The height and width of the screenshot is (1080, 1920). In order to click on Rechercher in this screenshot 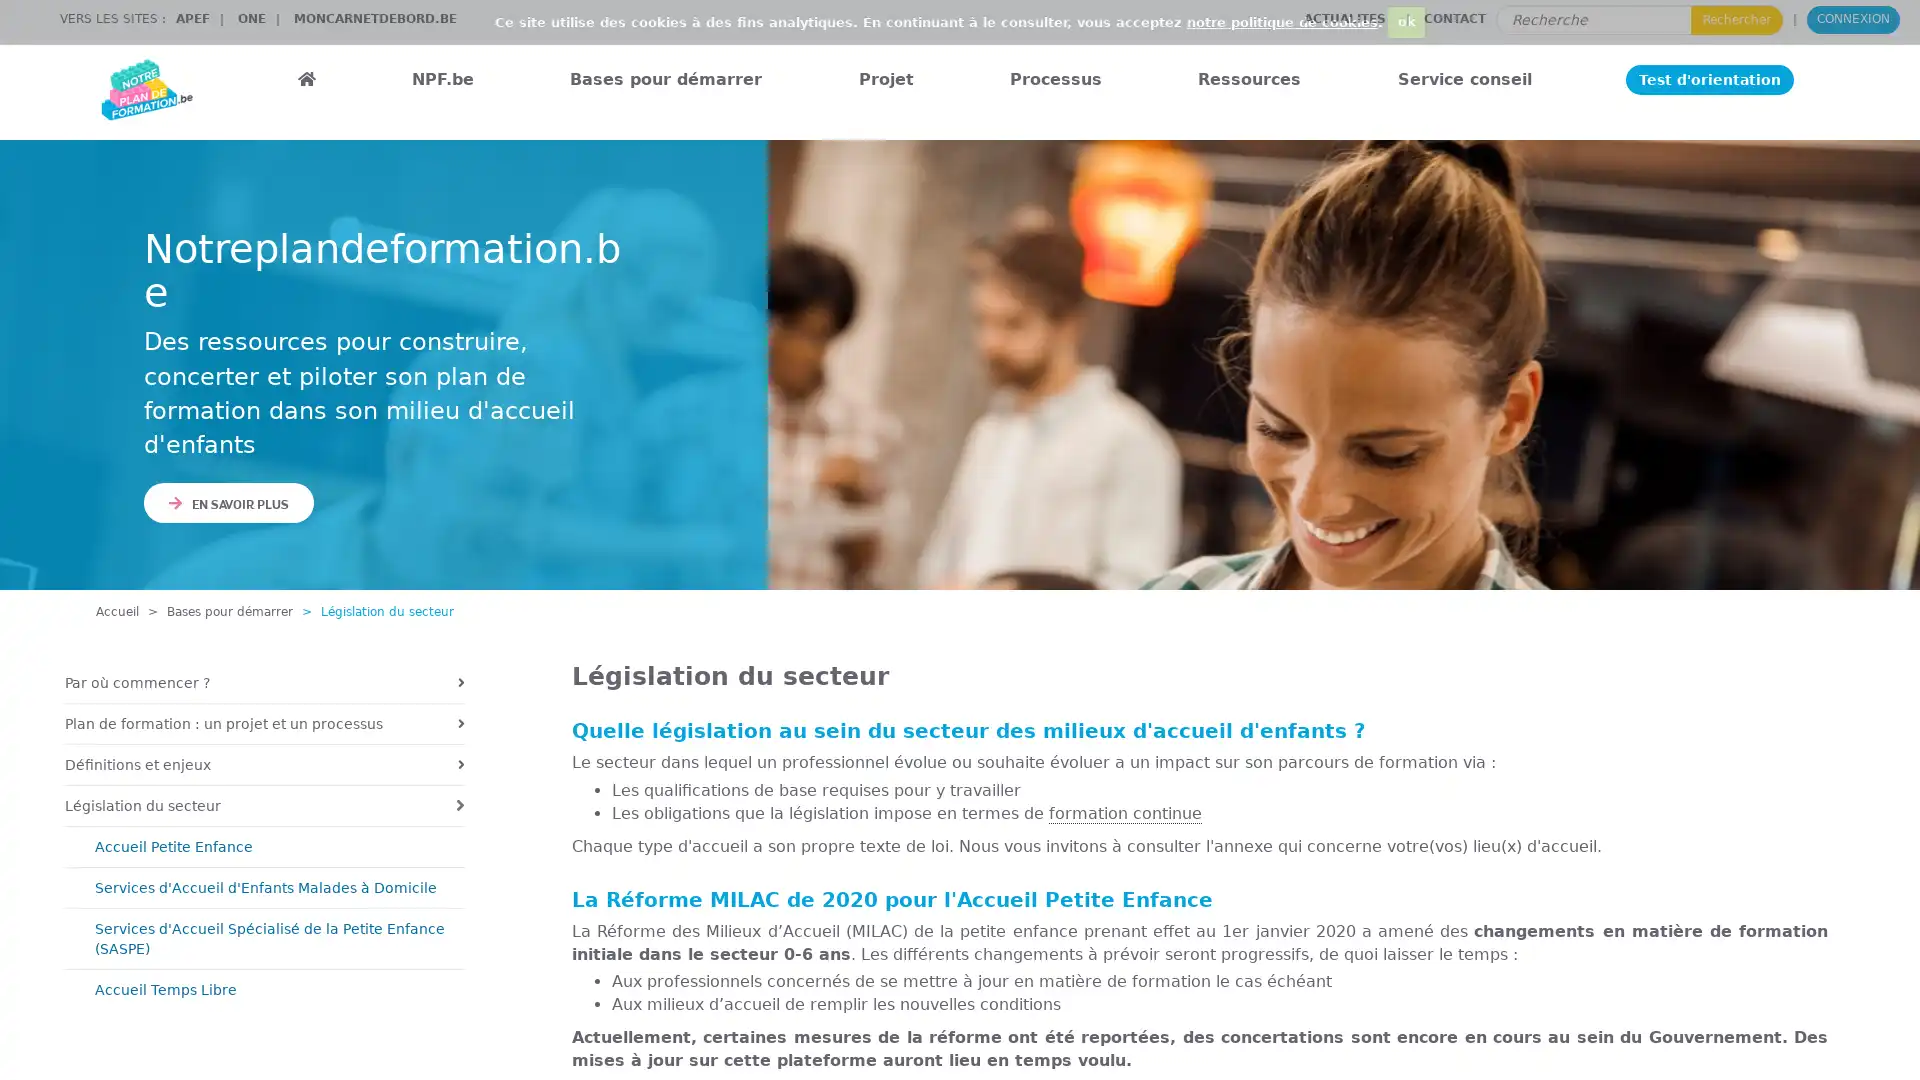, I will do `click(1736, 19)`.